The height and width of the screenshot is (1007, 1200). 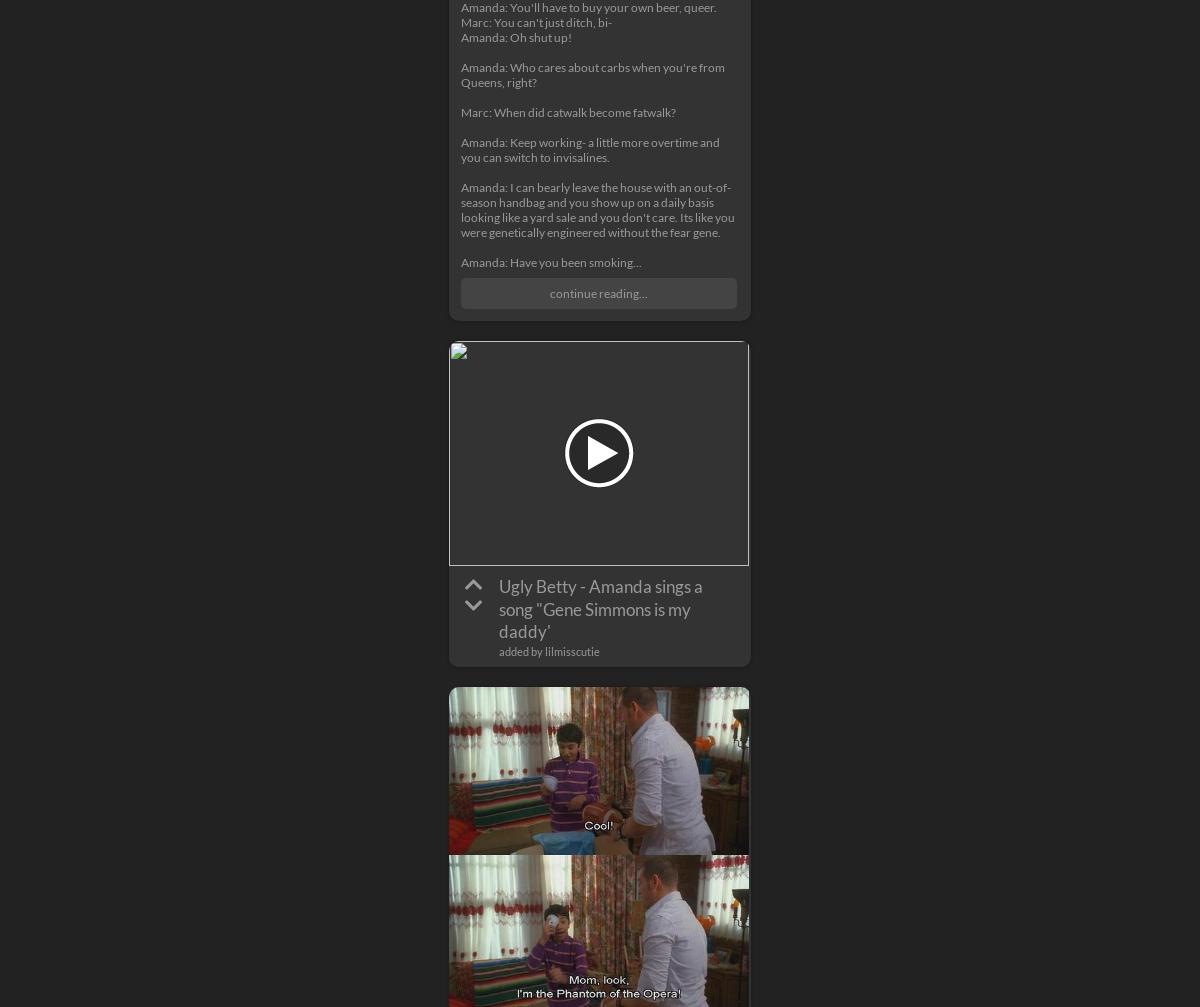 I want to click on 'Marc: You can't just ditch, bi-', so click(x=460, y=22).